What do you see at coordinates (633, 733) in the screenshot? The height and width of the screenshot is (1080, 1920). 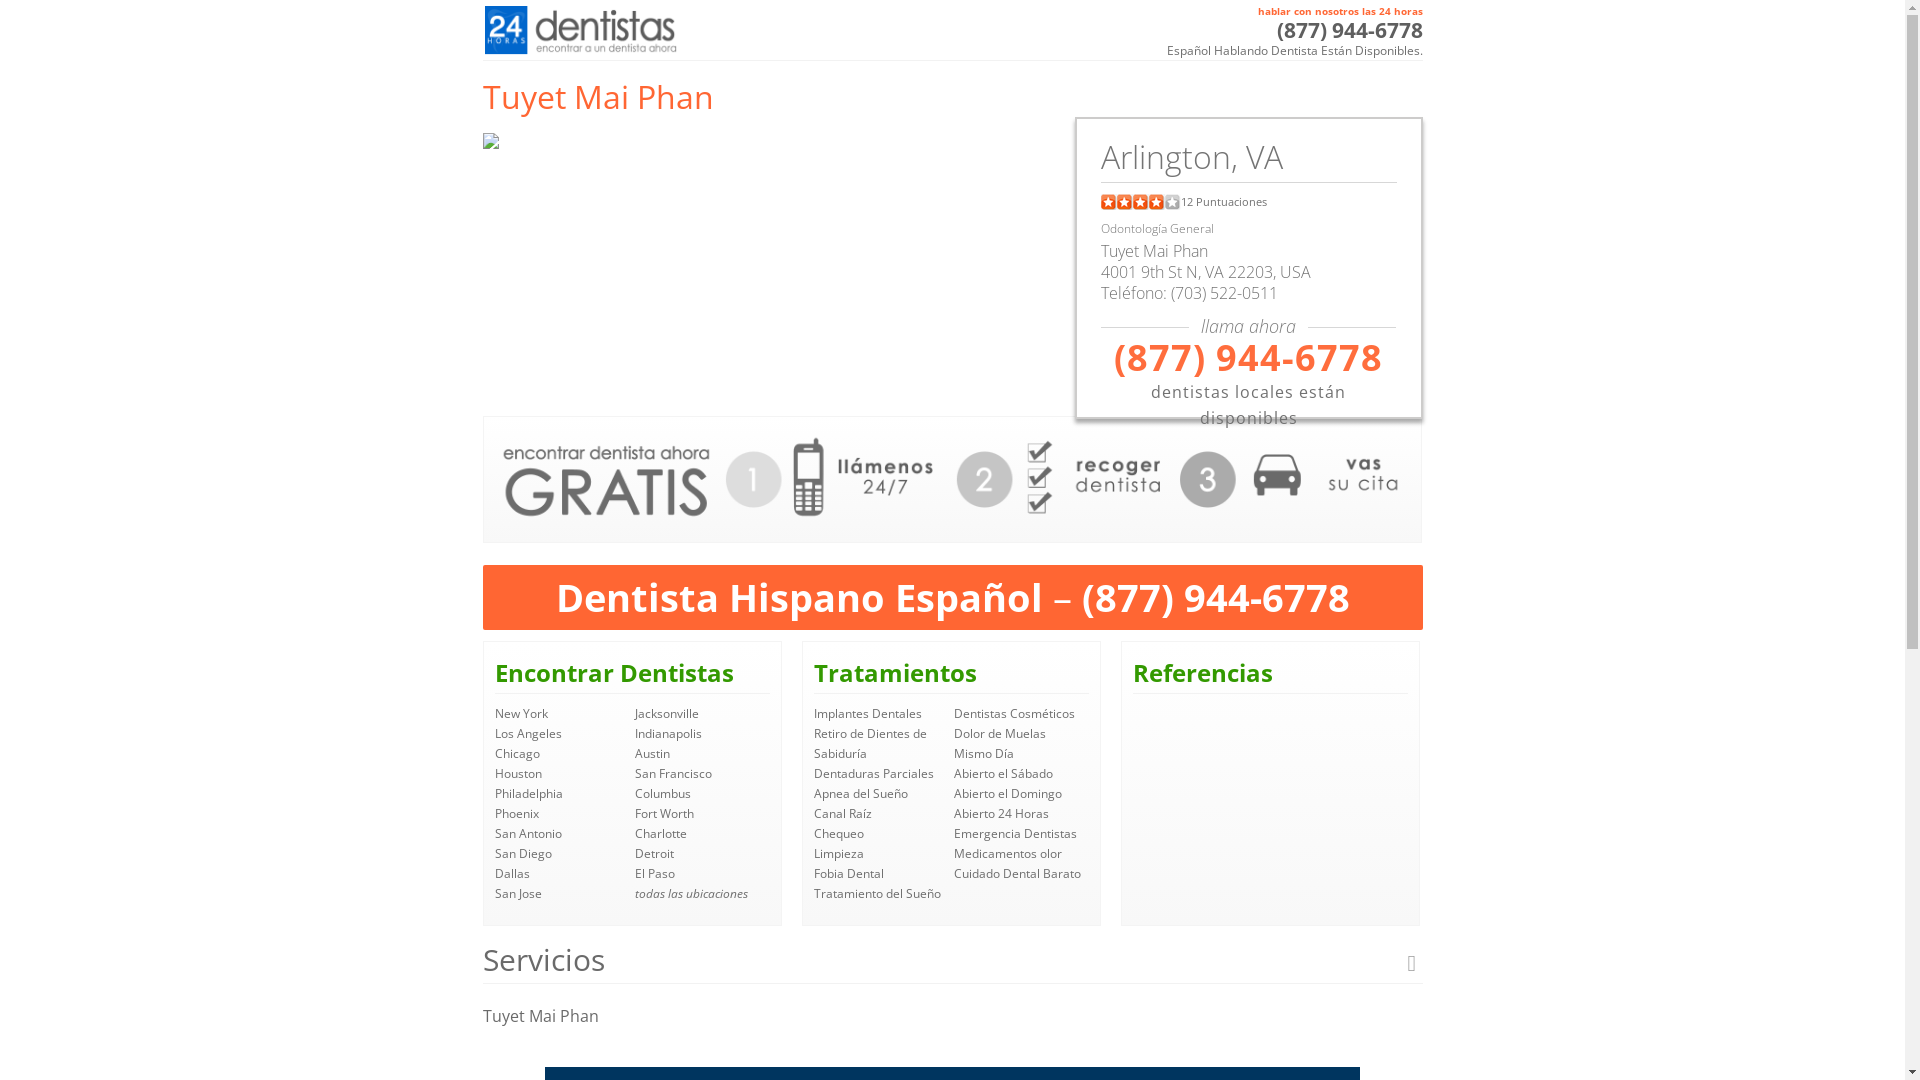 I see `'Indianapolis'` at bounding box center [633, 733].